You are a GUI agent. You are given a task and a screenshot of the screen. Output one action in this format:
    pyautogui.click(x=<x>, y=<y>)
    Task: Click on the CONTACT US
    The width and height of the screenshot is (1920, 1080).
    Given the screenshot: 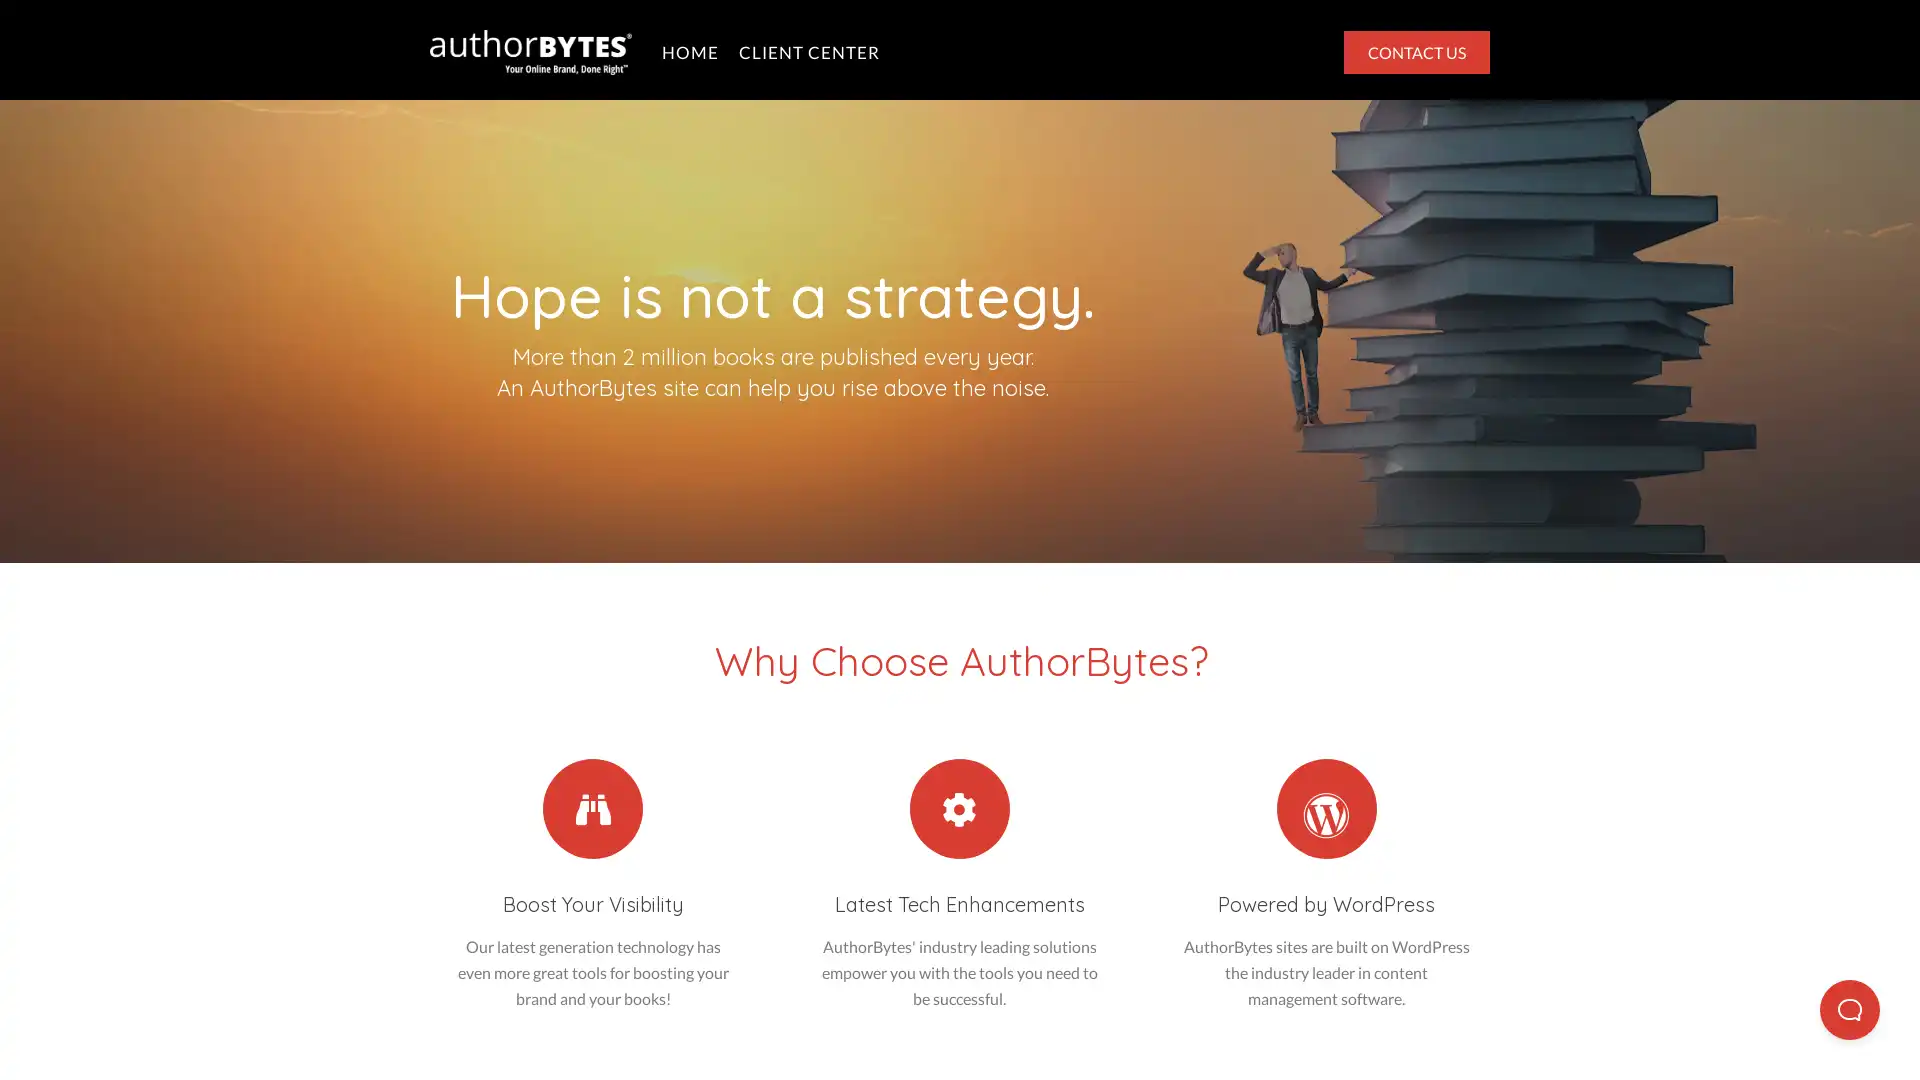 What is the action you would take?
    pyautogui.click(x=1415, y=50)
    